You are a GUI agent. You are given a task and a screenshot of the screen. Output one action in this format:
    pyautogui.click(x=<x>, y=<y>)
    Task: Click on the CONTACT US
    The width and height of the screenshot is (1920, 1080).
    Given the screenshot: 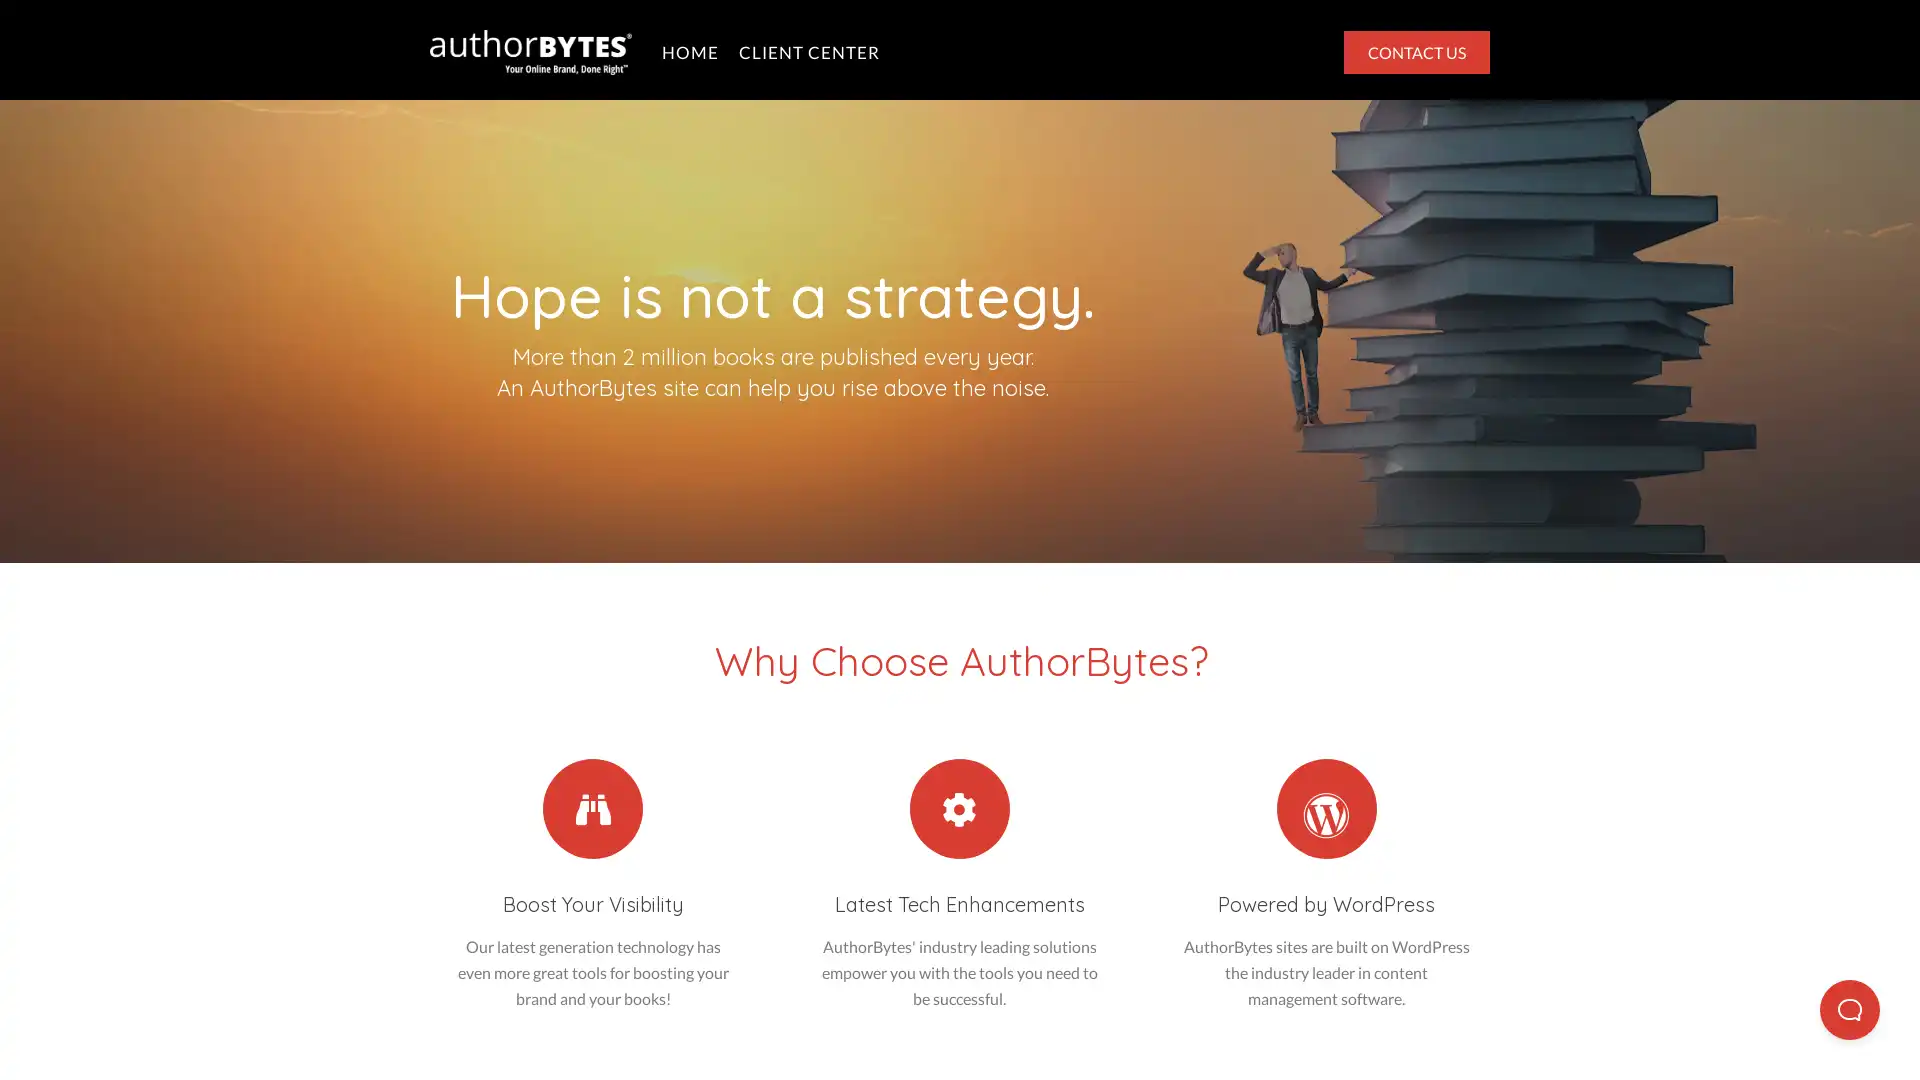 What is the action you would take?
    pyautogui.click(x=1415, y=50)
    